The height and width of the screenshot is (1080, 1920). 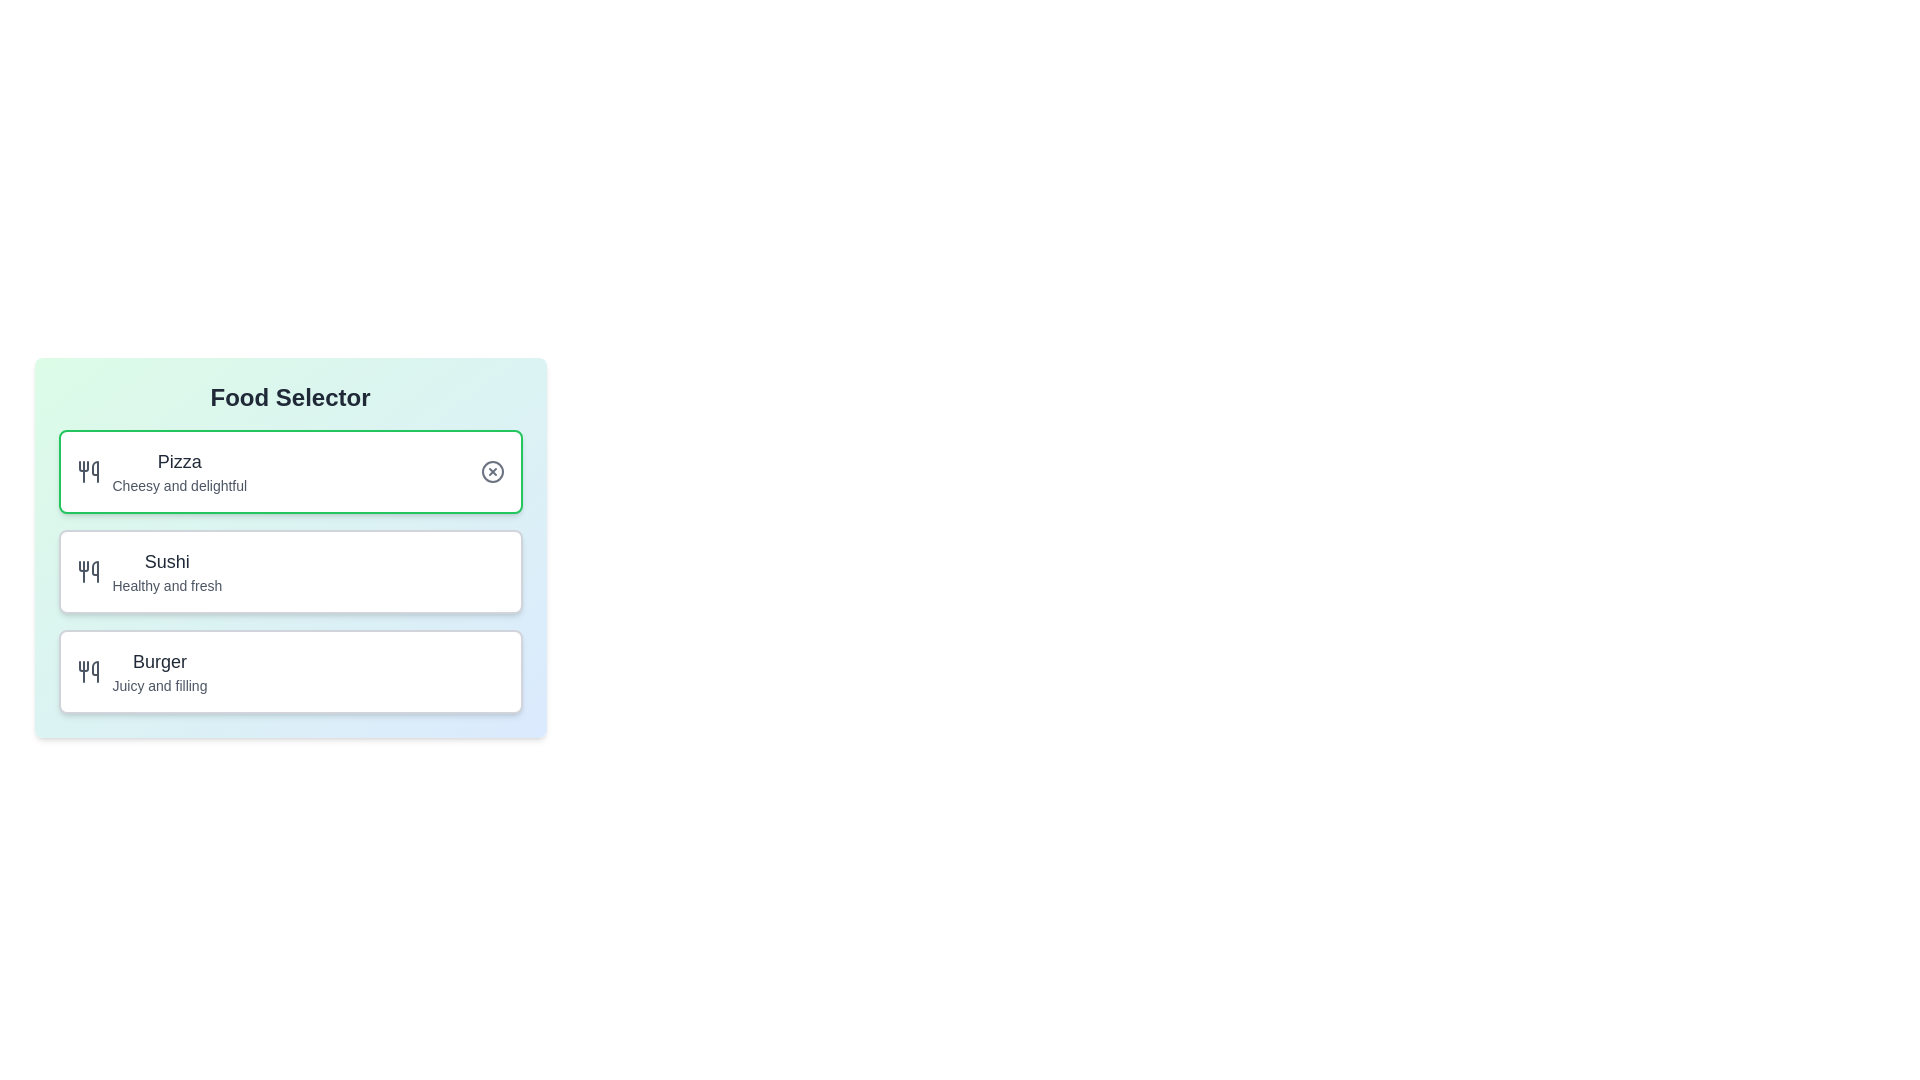 I want to click on the description of the selected food item, Pizza, so click(x=289, y=471).